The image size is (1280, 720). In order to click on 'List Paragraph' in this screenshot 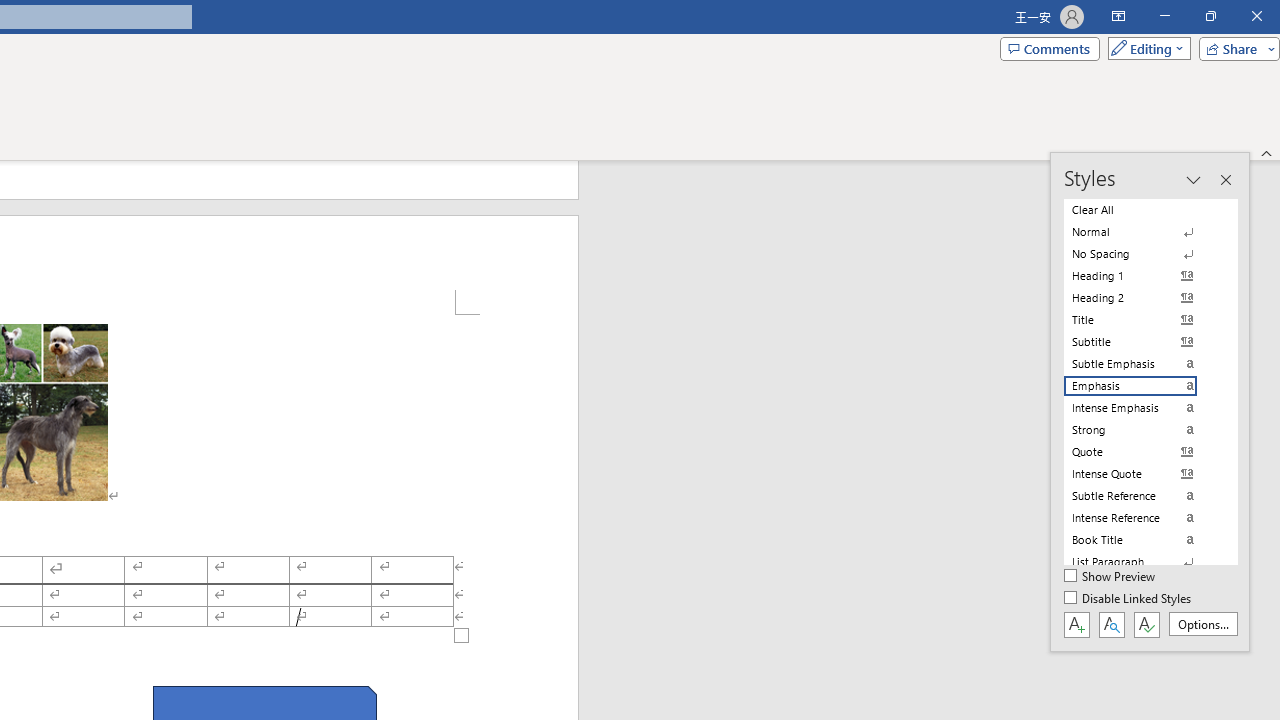, I will do `click(1142, 561)`.